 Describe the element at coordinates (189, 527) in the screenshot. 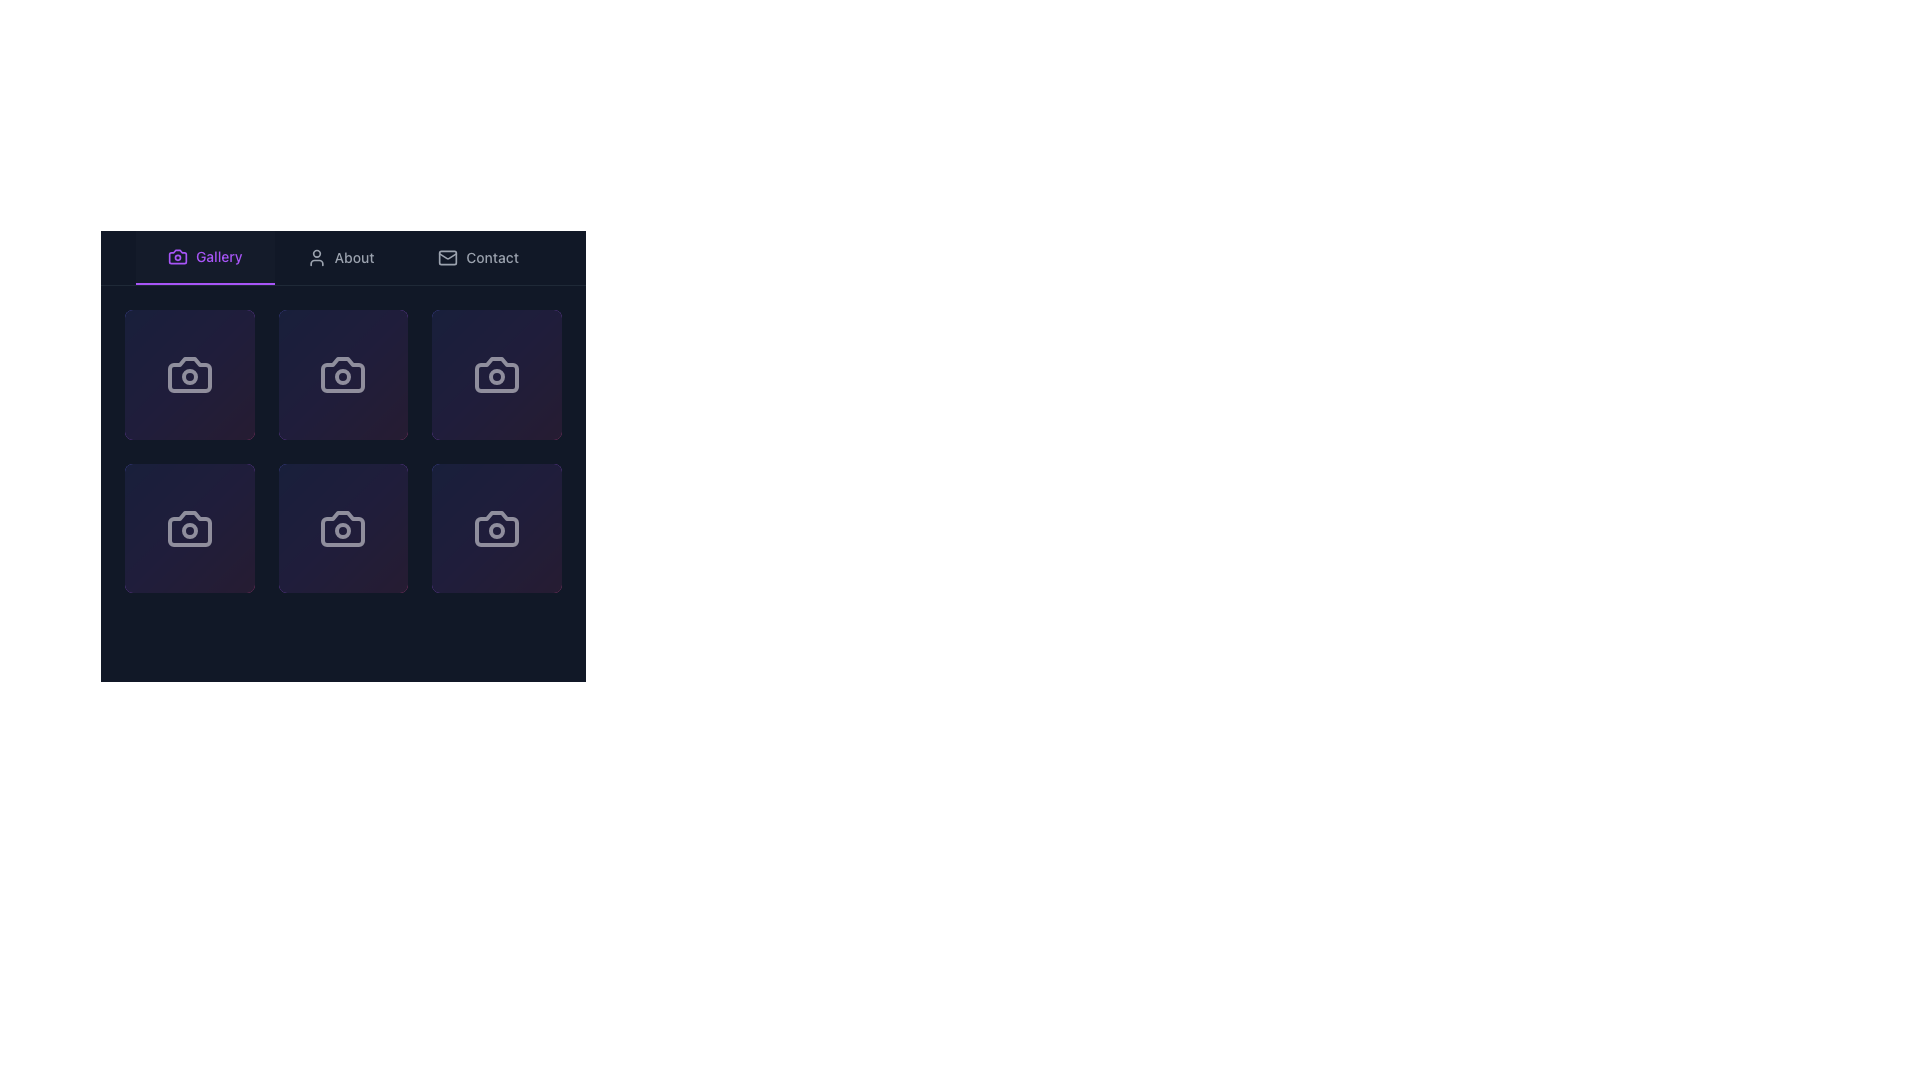

I see `the Icon Button featuring a gradient background and a stylized camera symbol in the center` at that location.